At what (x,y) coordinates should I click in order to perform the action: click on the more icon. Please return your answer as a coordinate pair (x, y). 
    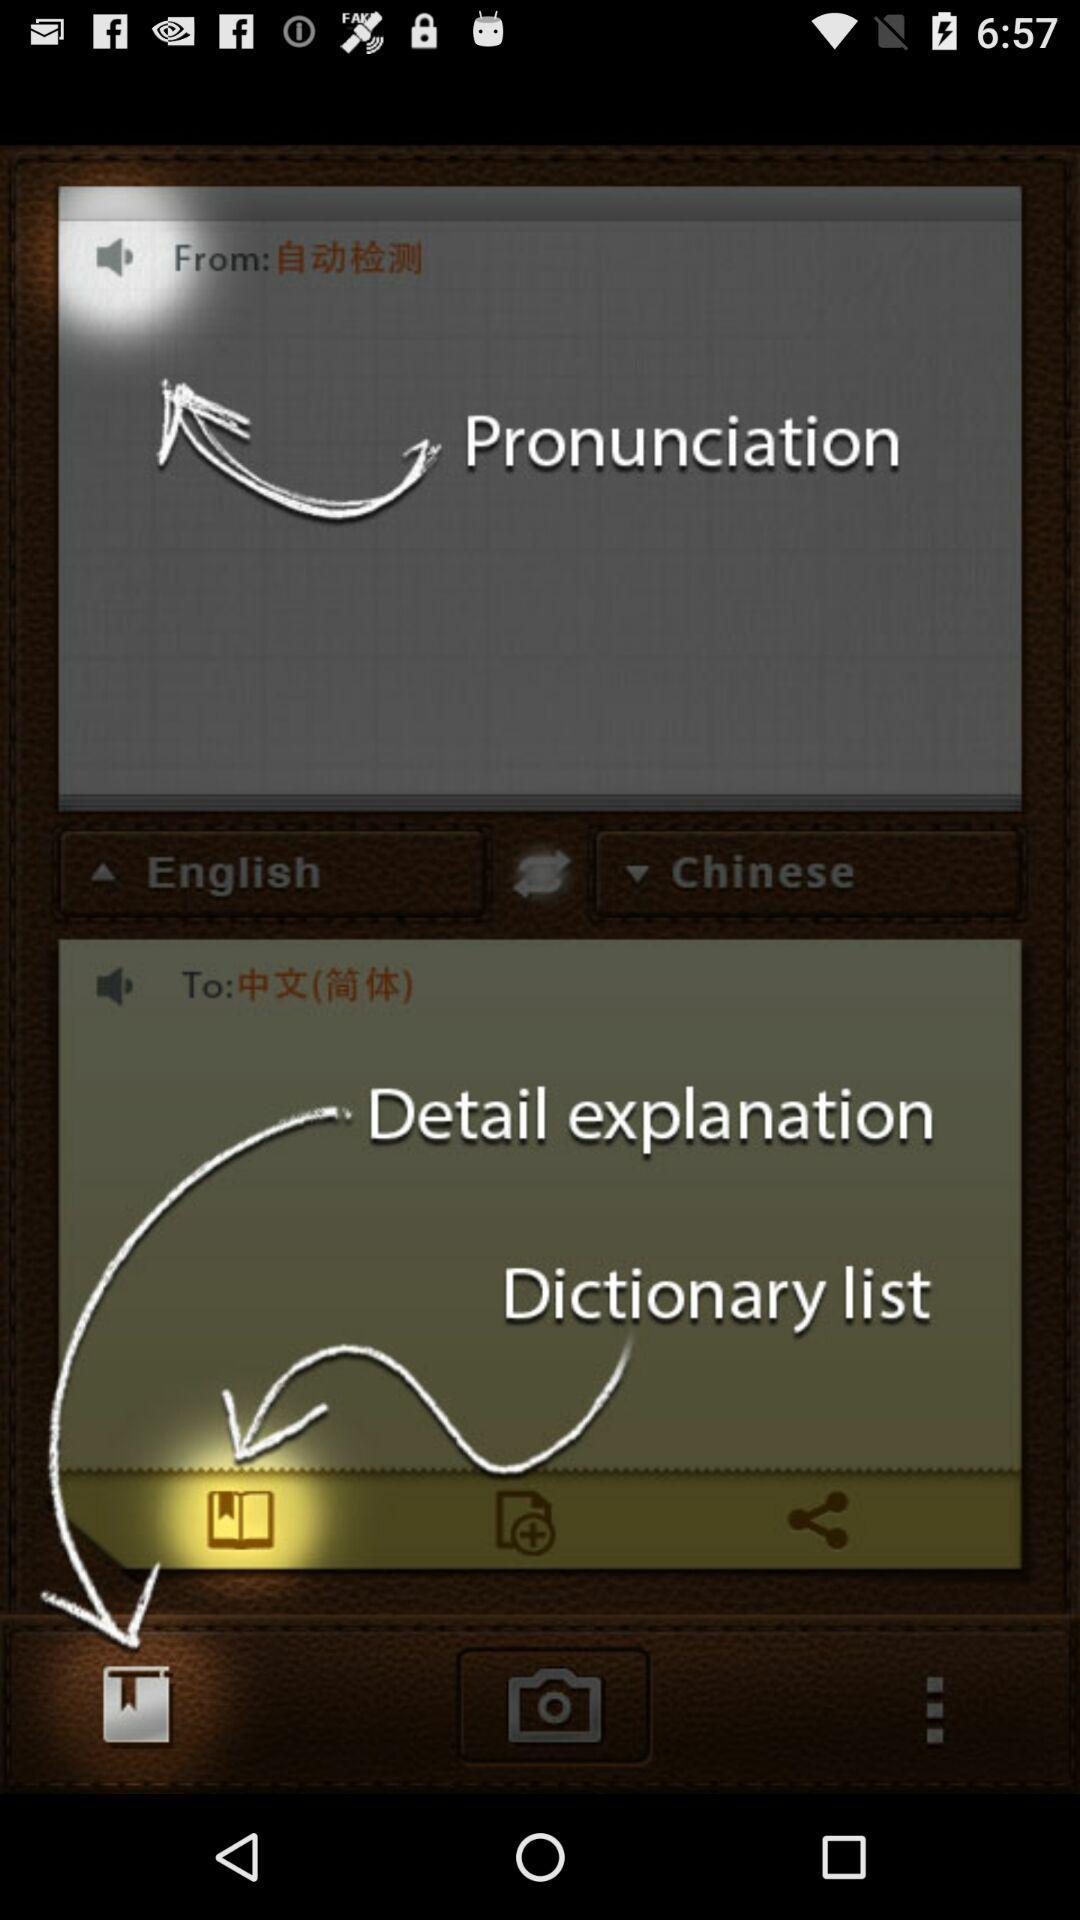
    Looking at the image, I should click on (945, 1848).